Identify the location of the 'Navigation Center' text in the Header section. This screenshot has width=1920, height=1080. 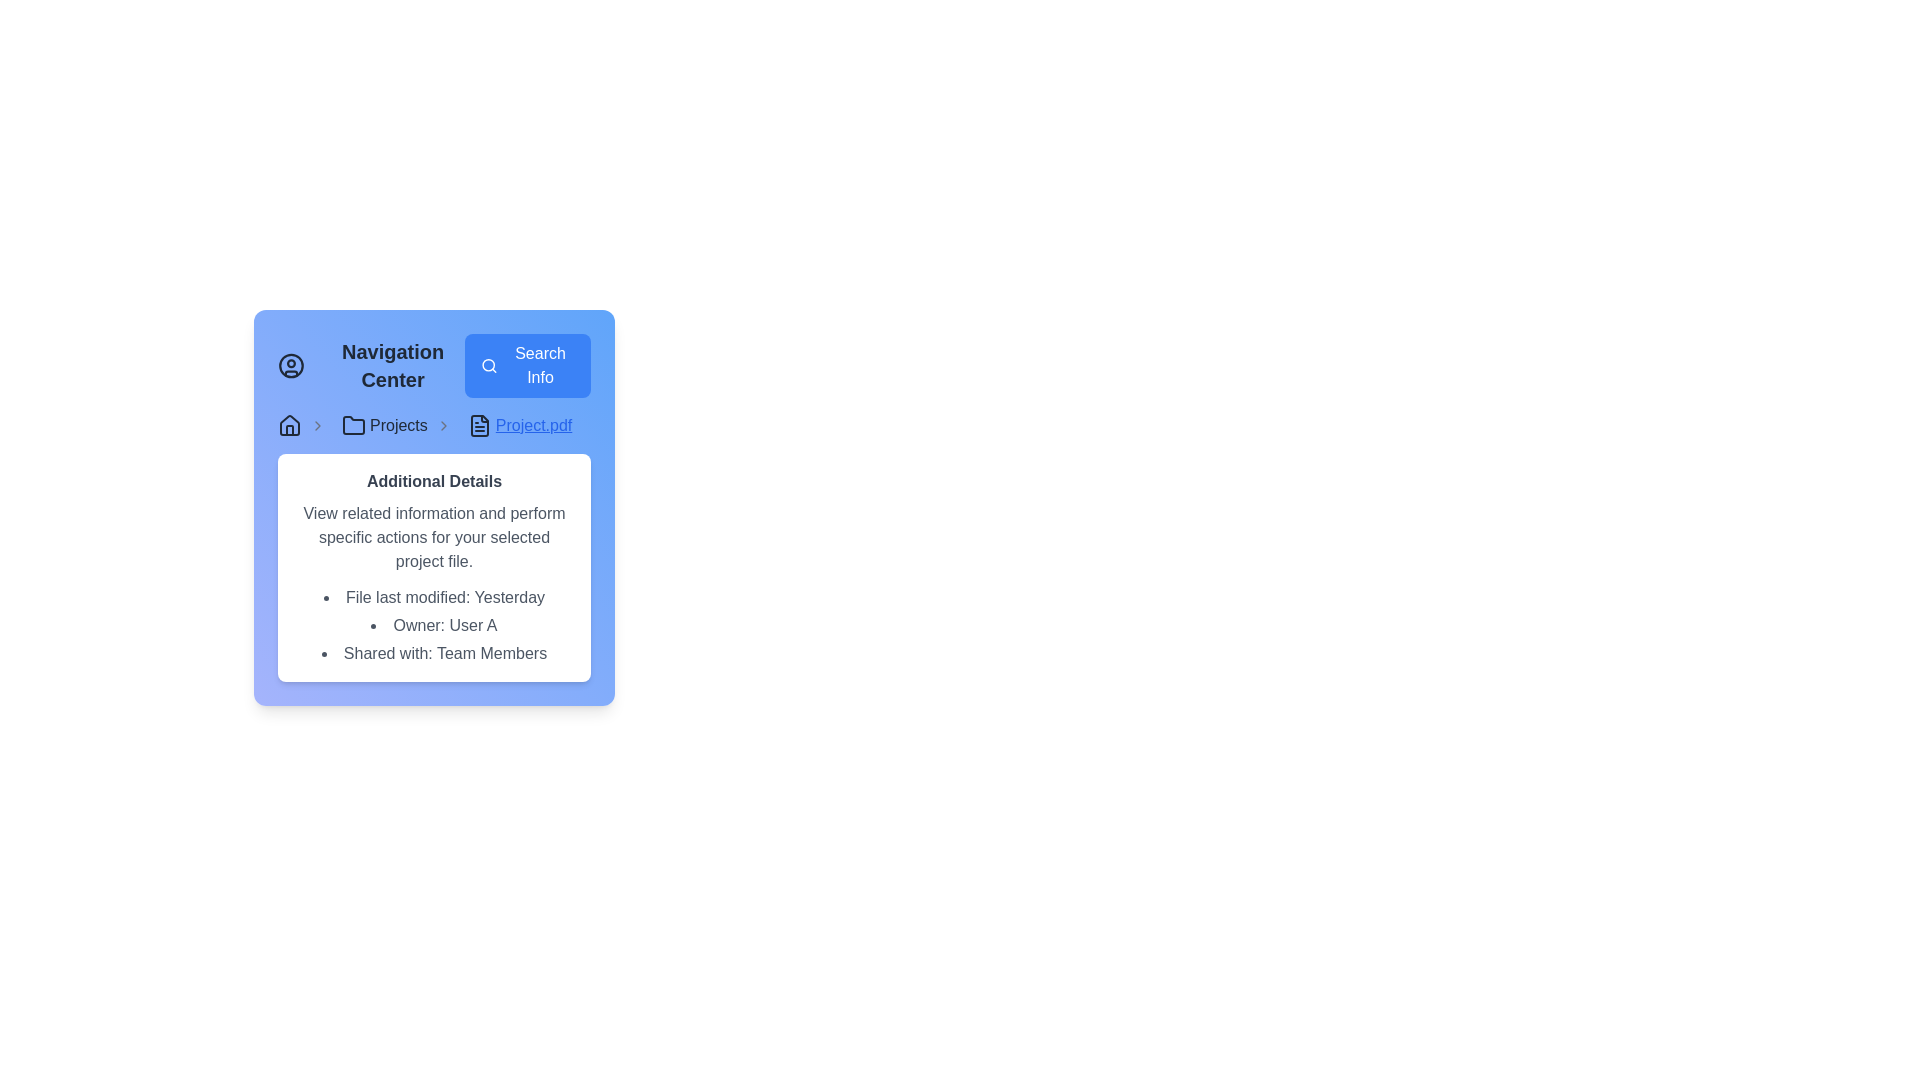
(433, 366).